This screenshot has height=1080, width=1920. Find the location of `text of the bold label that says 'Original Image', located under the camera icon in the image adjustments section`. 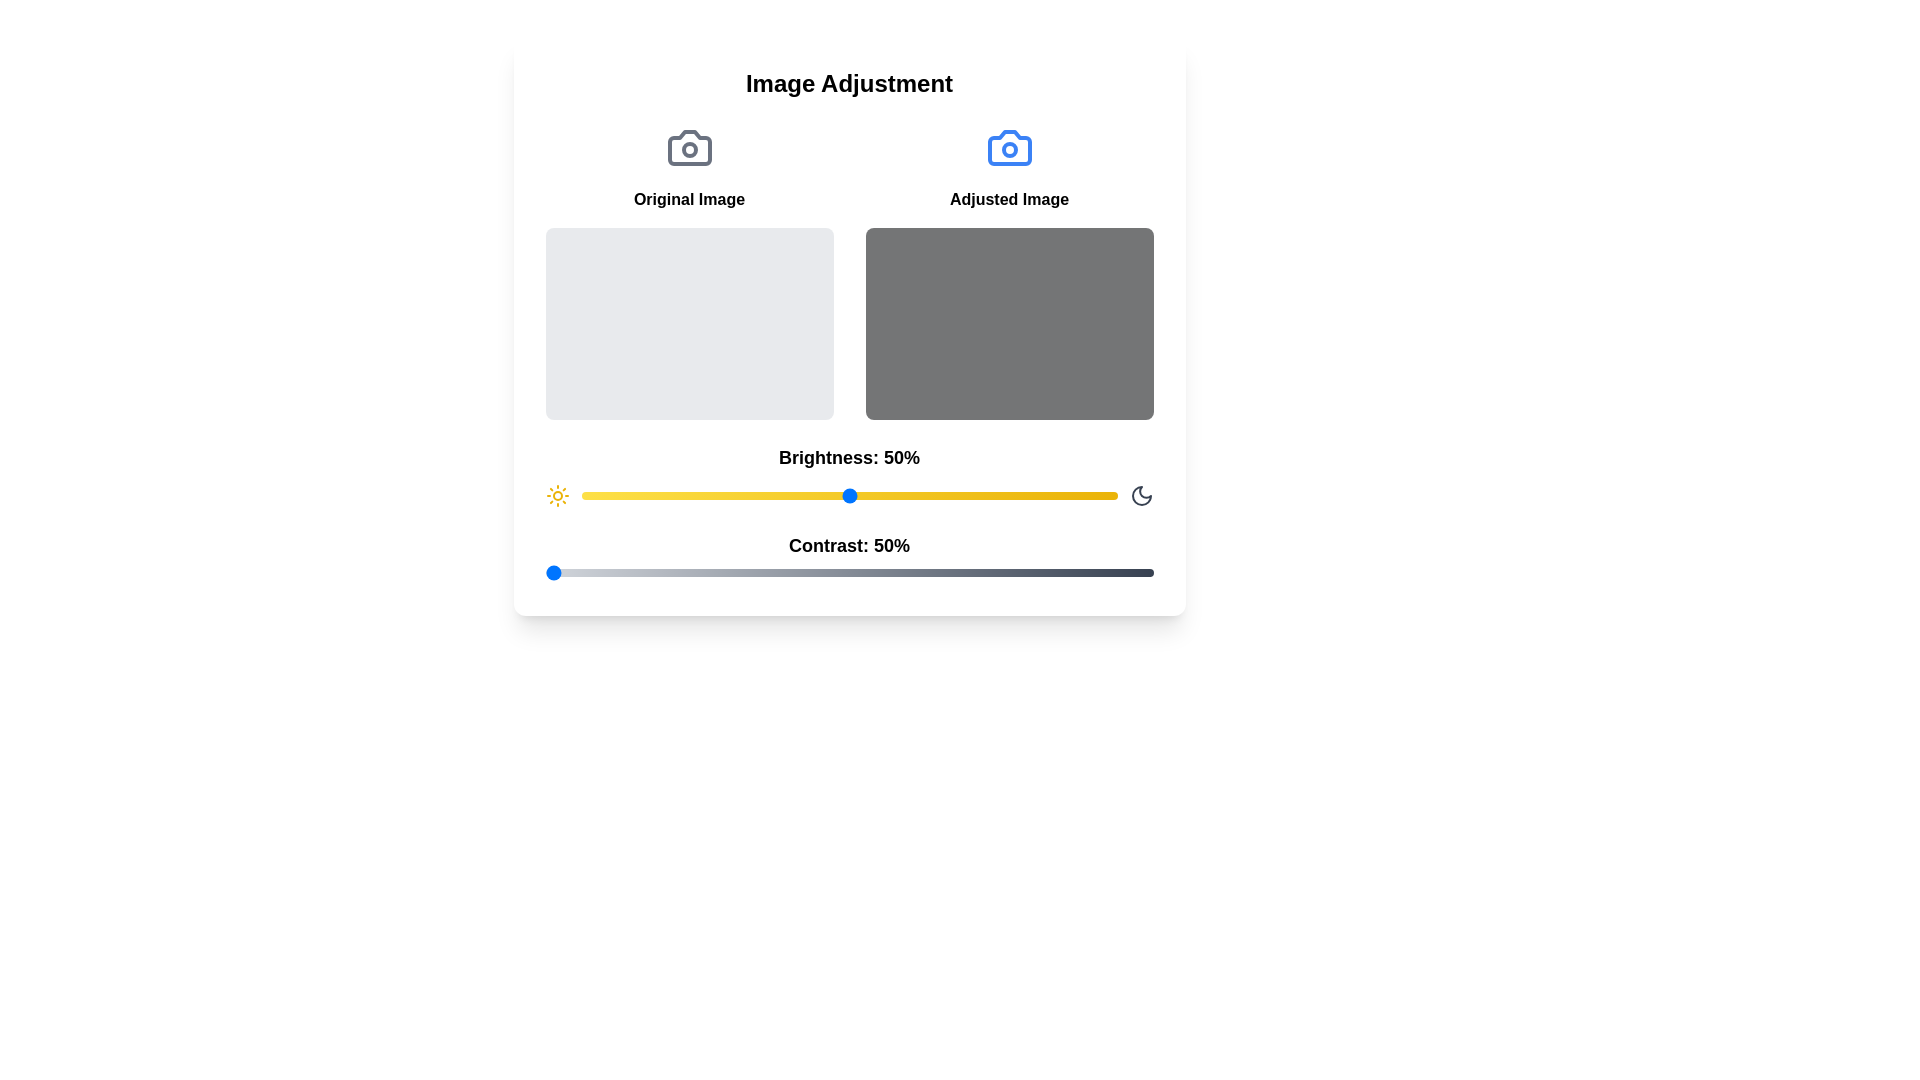

text of the bold label that says 'Original Image', located under the camera icon in the image adjustments section is located at coordinates (689, 200).